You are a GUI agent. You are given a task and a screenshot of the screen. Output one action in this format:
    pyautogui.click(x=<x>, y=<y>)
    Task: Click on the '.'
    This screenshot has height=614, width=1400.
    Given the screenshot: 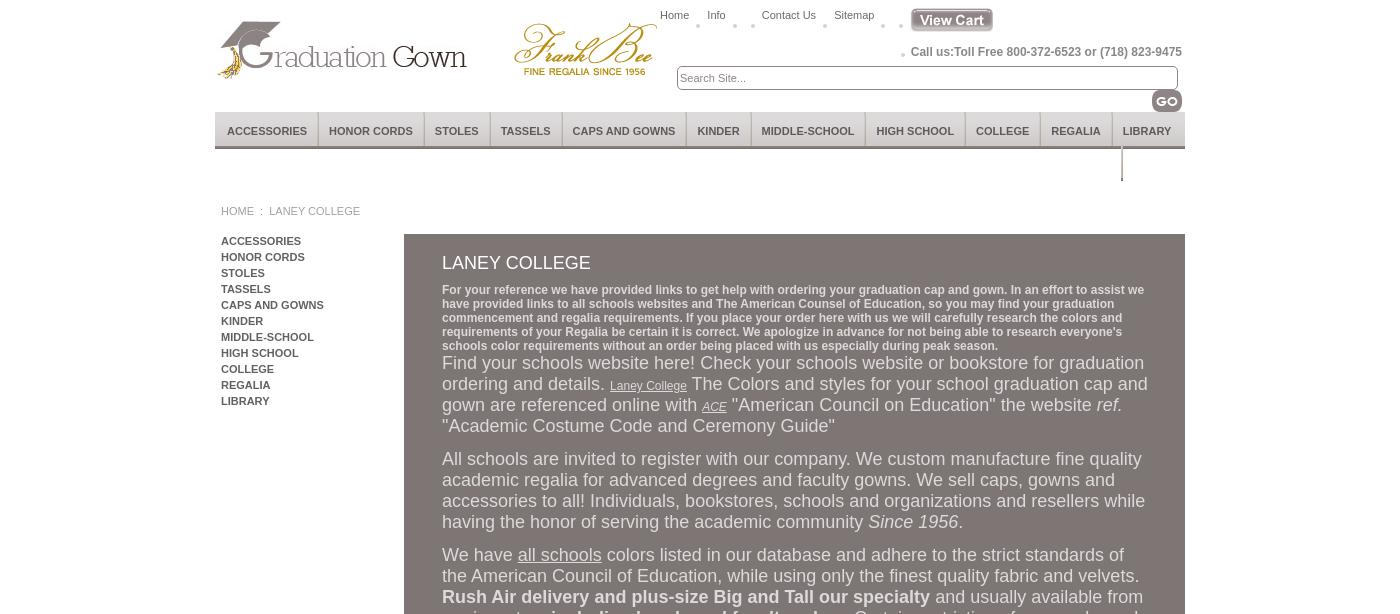 What is the action you would take?
    pyautogui.click(x=958, y=521)
    